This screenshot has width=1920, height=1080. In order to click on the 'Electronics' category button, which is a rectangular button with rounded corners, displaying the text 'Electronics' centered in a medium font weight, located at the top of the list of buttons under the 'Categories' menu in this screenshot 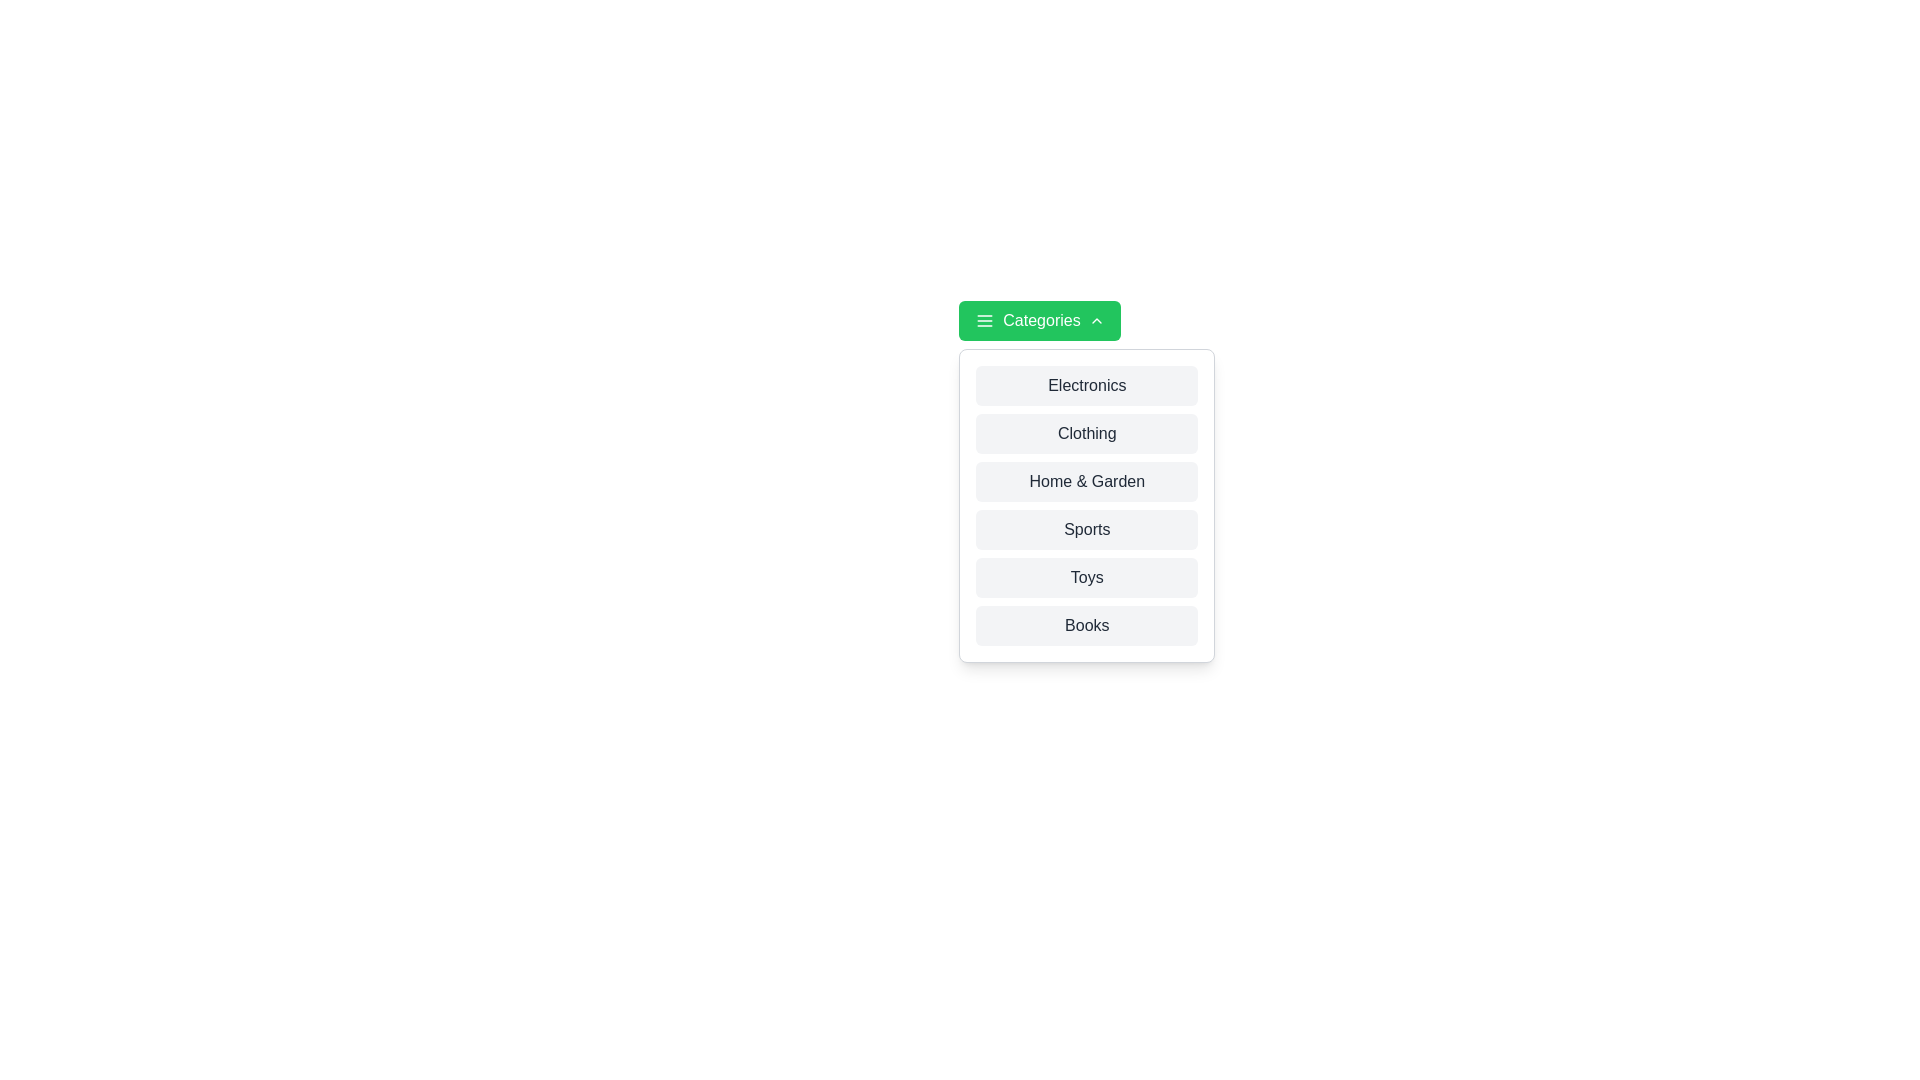, I will do `click(1085, 385)`.